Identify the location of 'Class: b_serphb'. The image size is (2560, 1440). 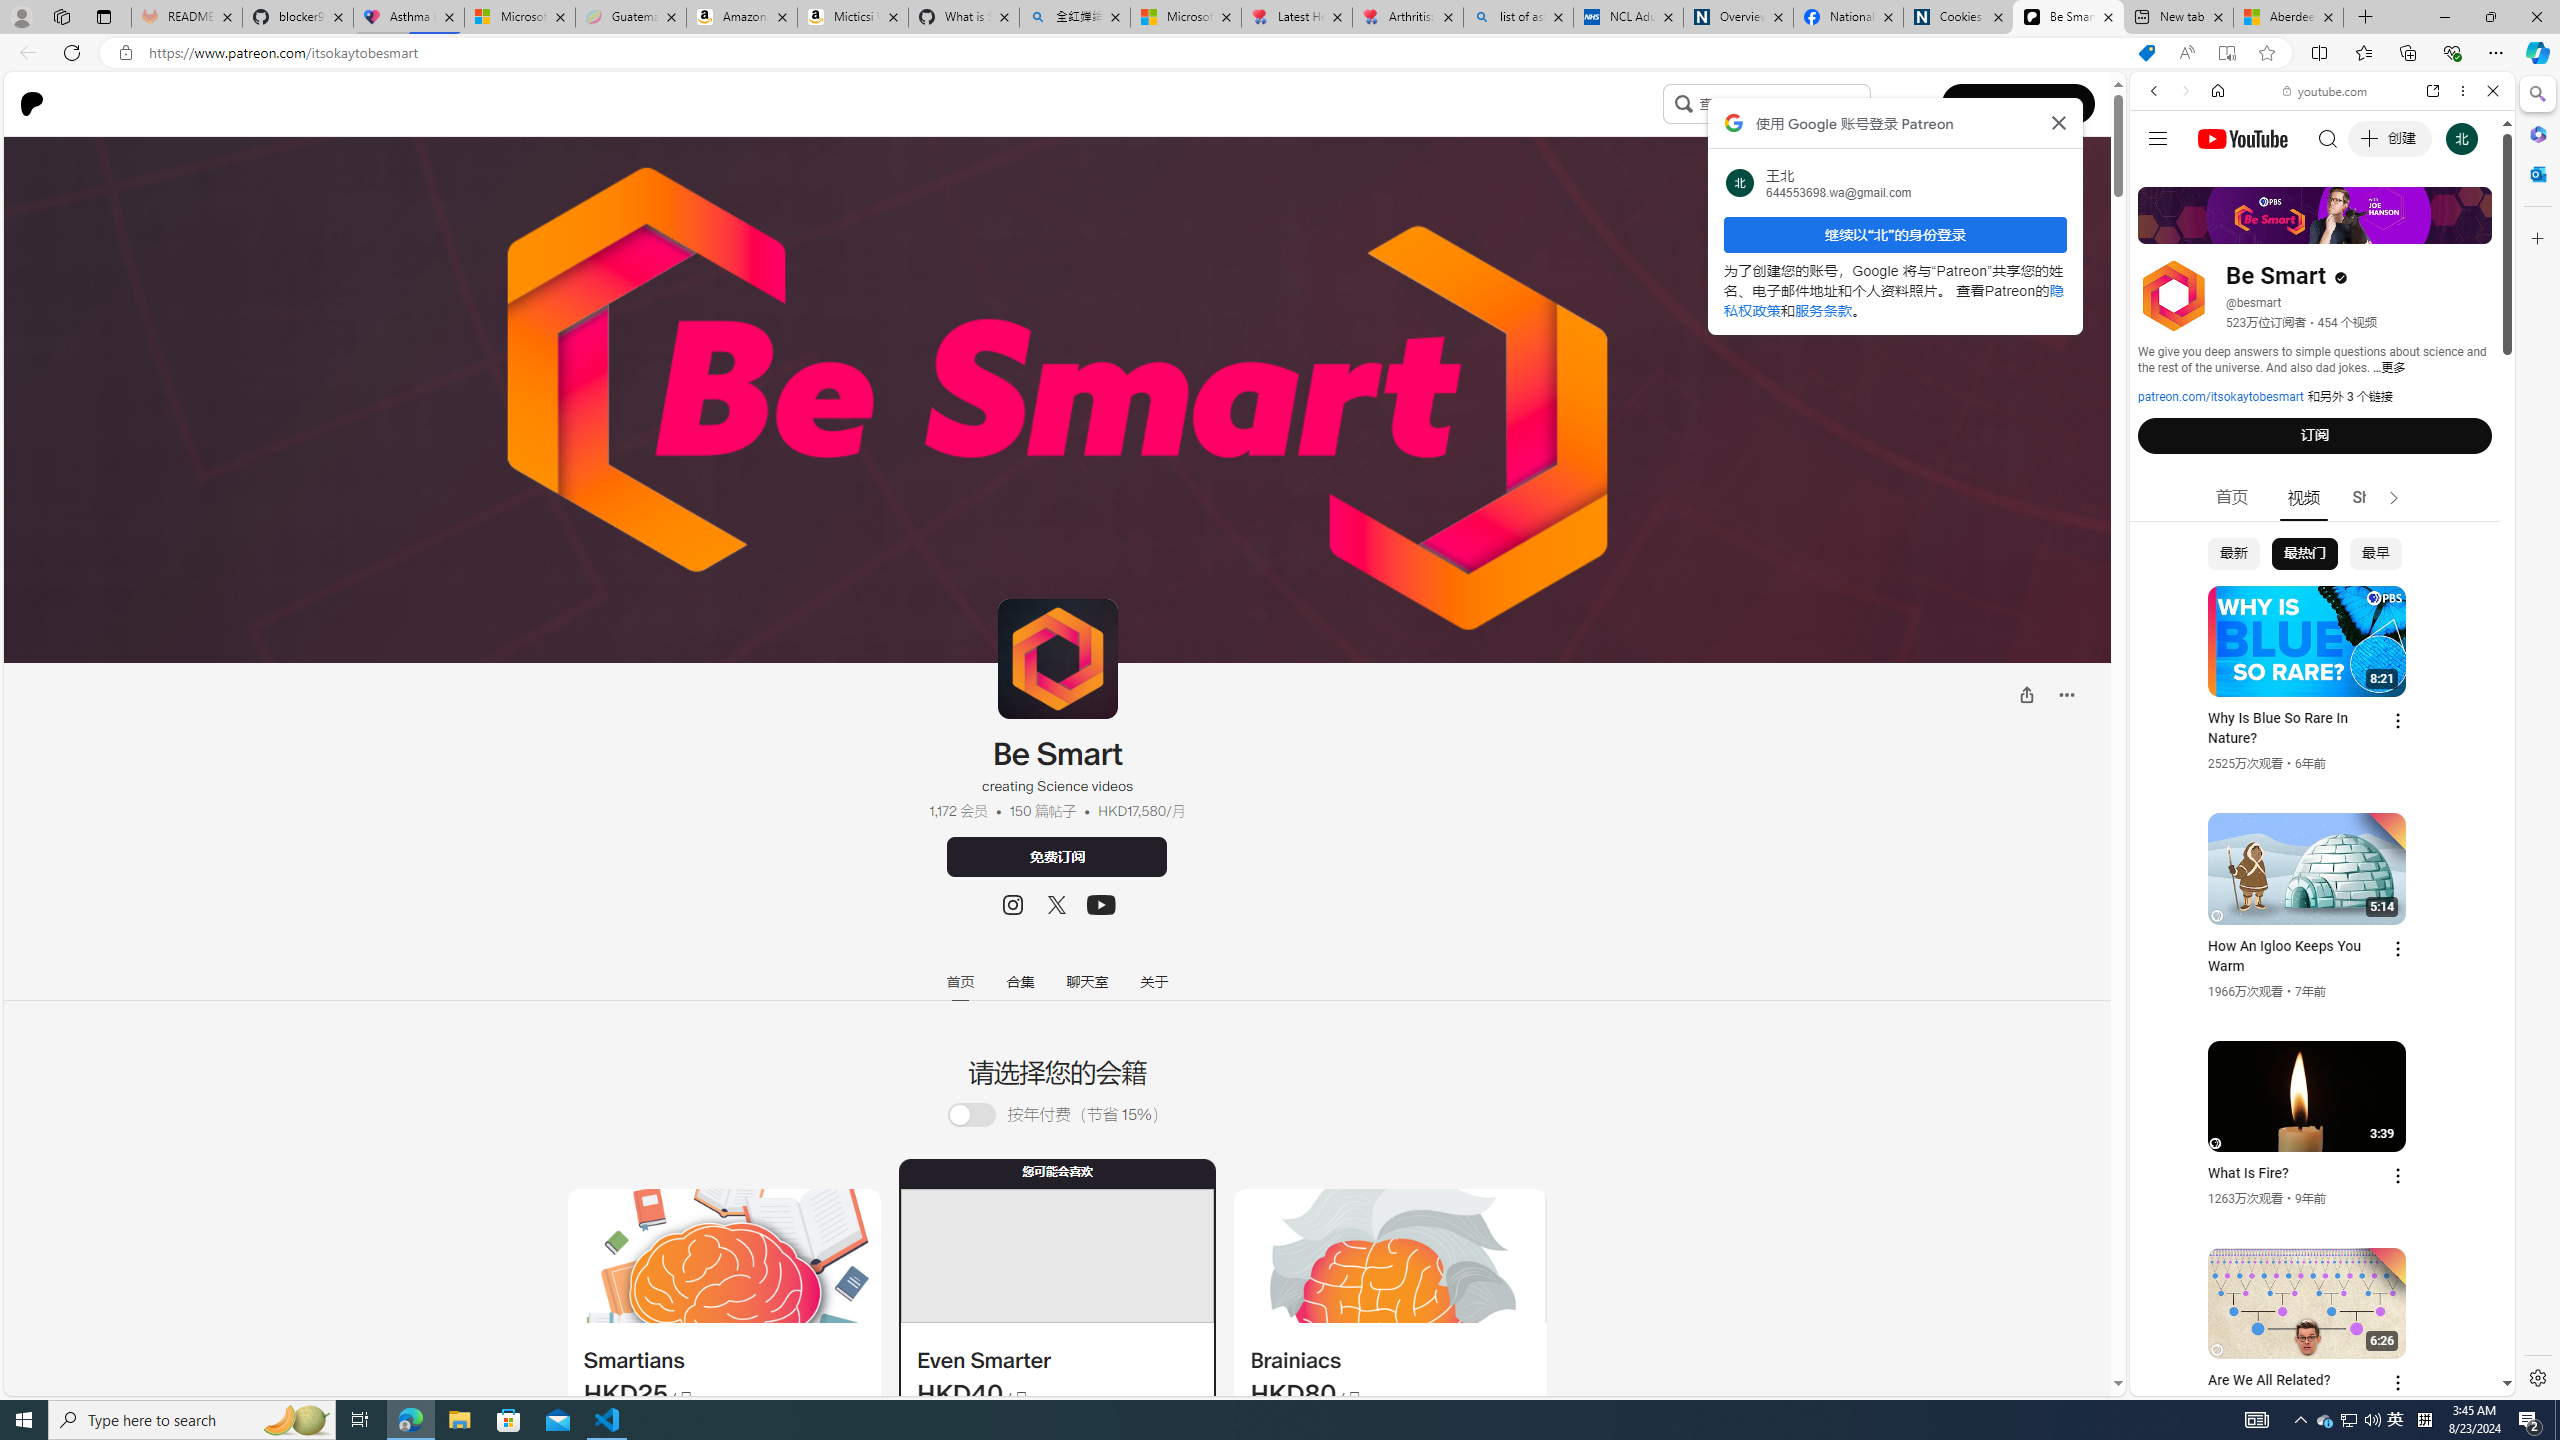
(2470, 229).